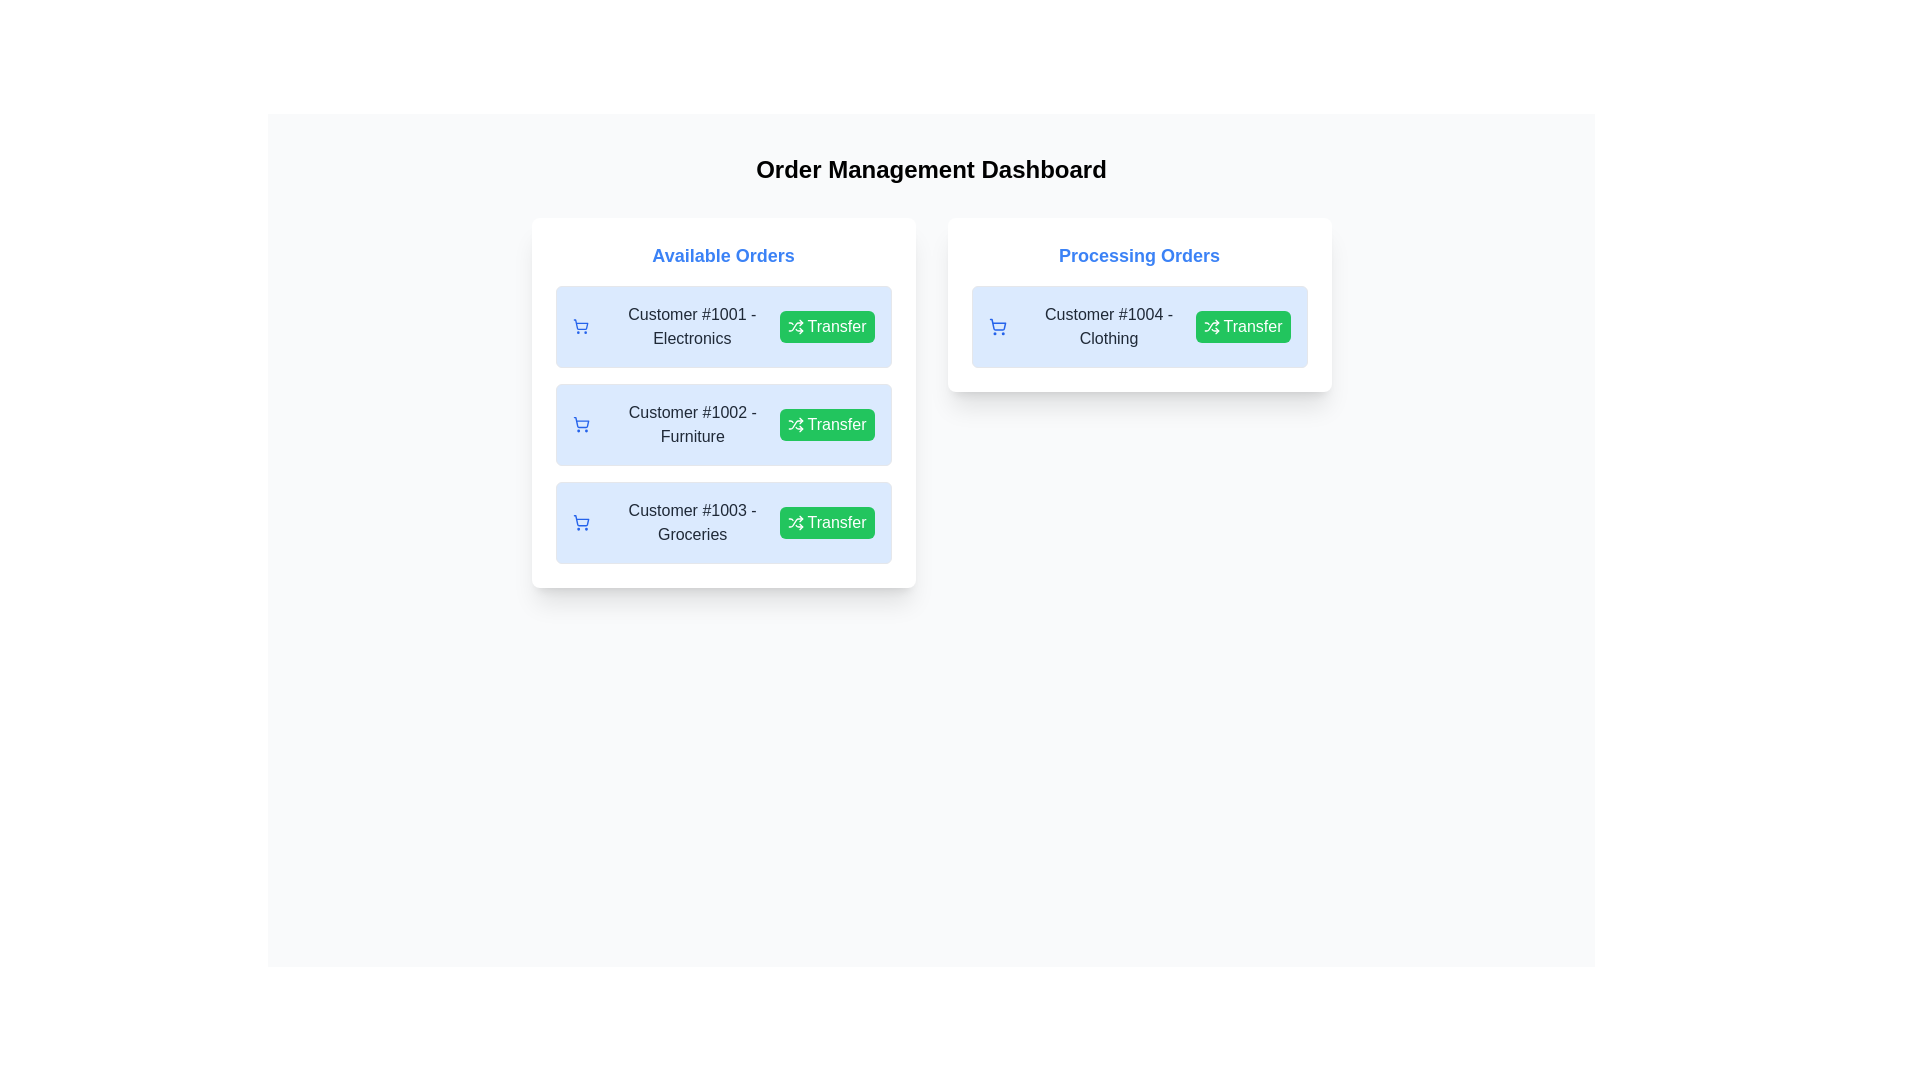 This screenshot has height=1080, width=1920. Describe the element at coordinates (579, 326) in the screenshot. I see `the shopping cart icon that represents the product-related order in the 'Available Orders' section, located to the left of the text 'Customer #1001 - Electronics'` at that location.